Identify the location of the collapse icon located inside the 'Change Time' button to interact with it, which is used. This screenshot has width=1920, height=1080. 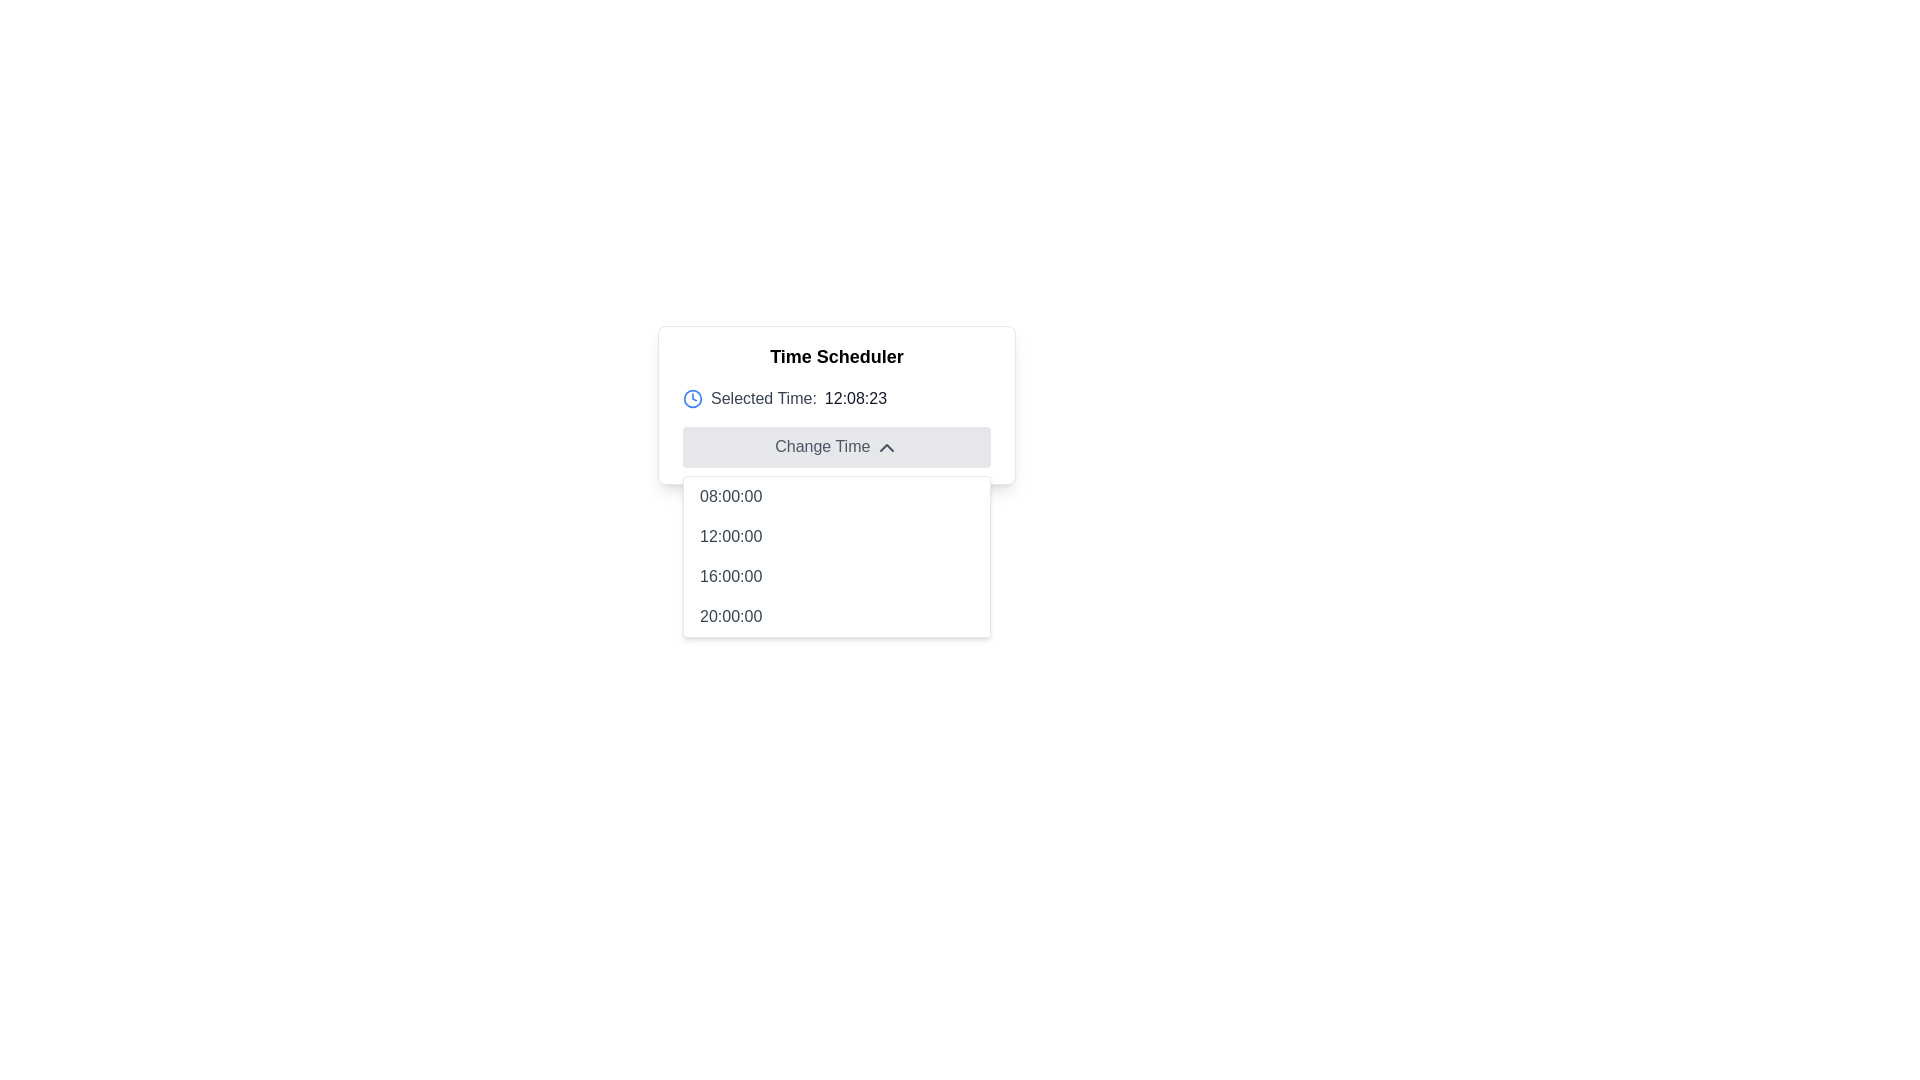
(885, 446).